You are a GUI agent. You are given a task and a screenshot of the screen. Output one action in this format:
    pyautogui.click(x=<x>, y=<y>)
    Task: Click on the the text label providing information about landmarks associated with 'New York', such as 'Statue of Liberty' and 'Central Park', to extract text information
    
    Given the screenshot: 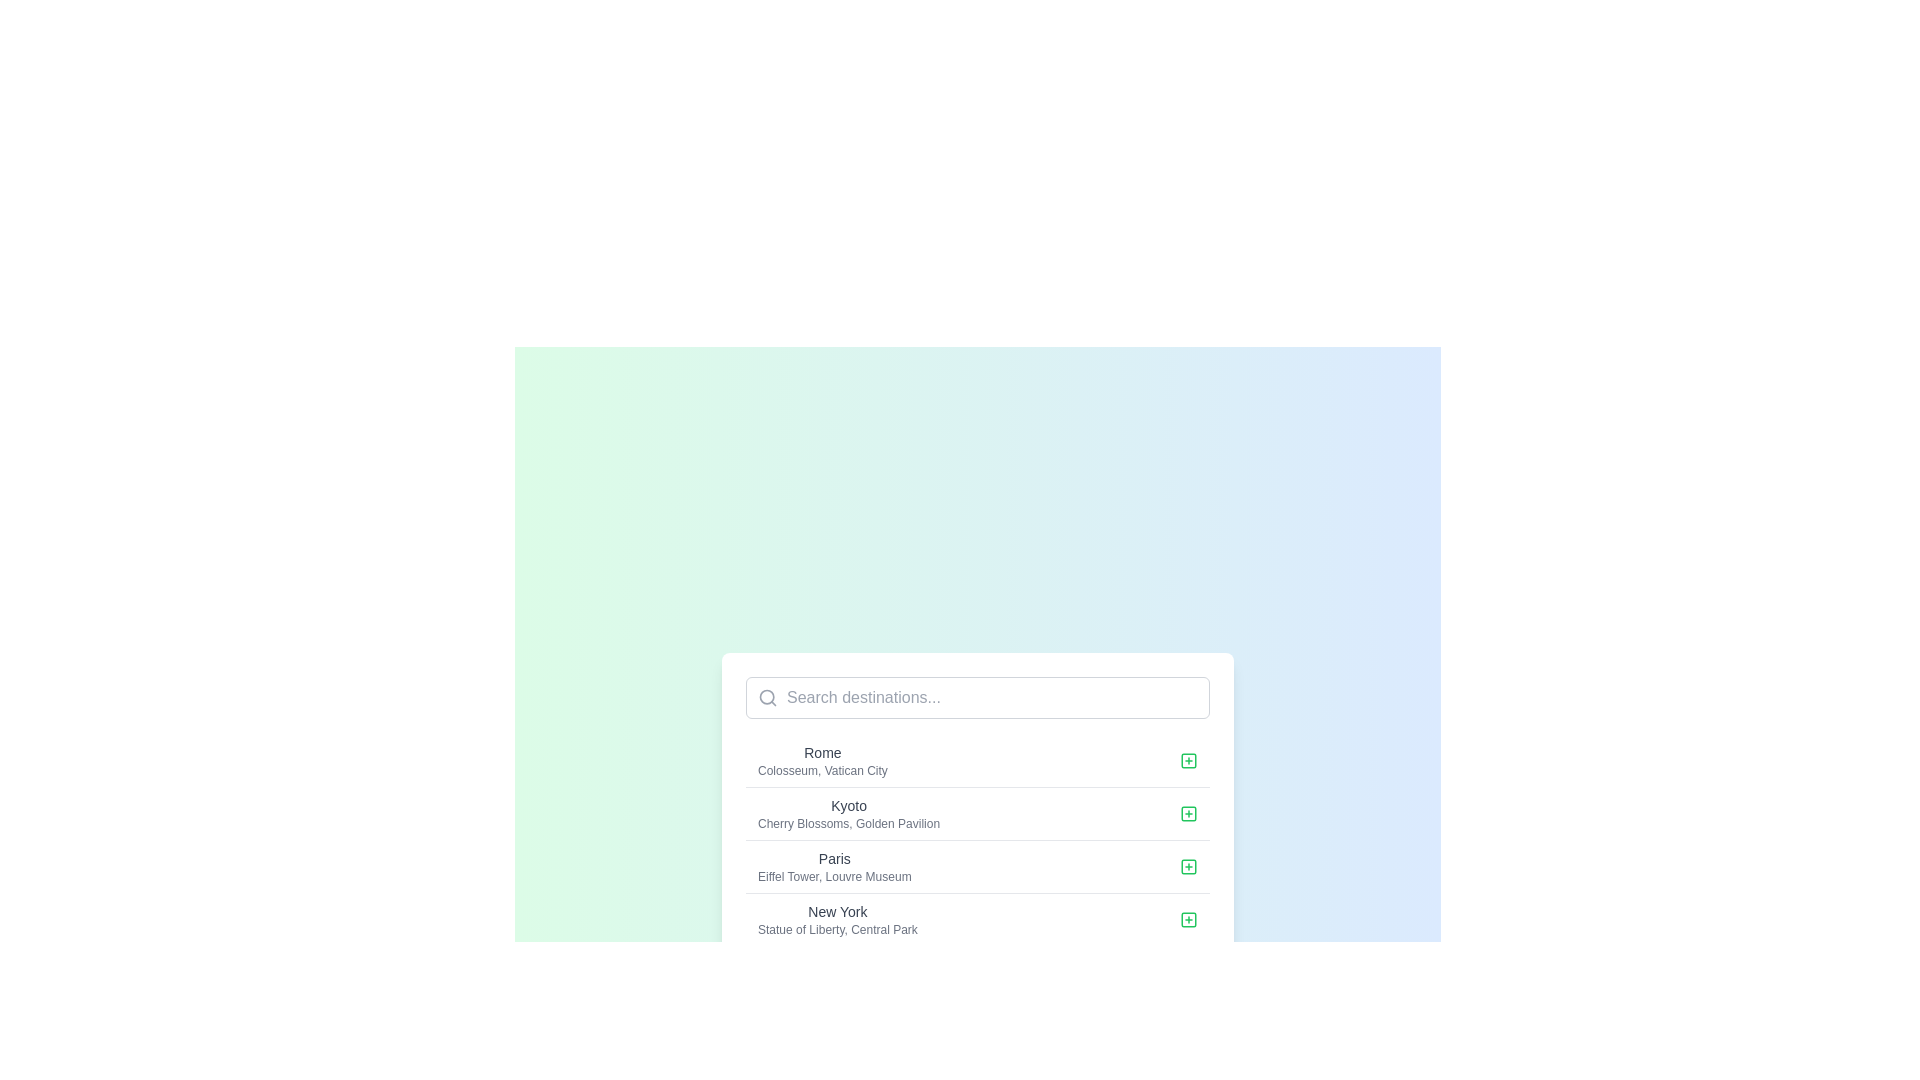 What is the action you would take?
    pyautogui.click(x=837, y=929)
    